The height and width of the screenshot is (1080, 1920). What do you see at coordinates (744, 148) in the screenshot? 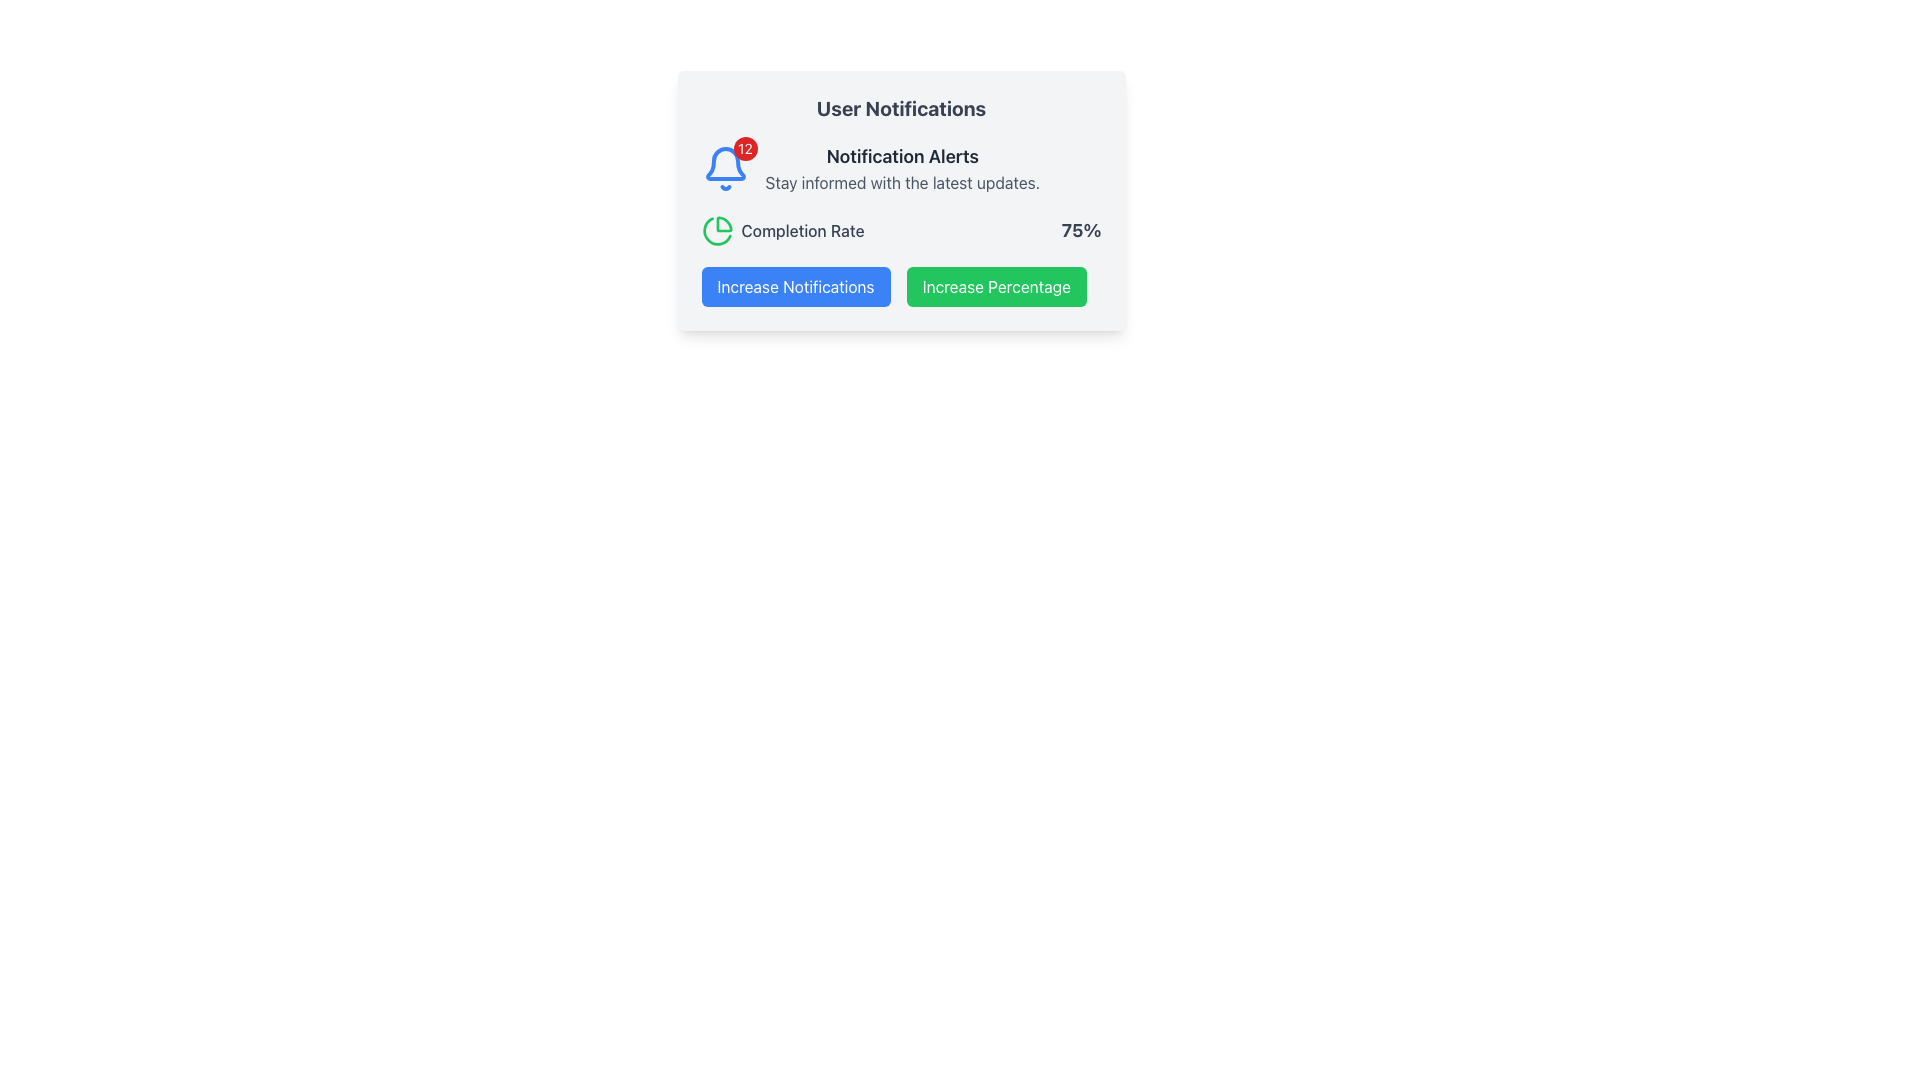
I see `the Notification Badge located at the top right of the bell icon in the Notification Alerts section` at bounding box center [744, 148].